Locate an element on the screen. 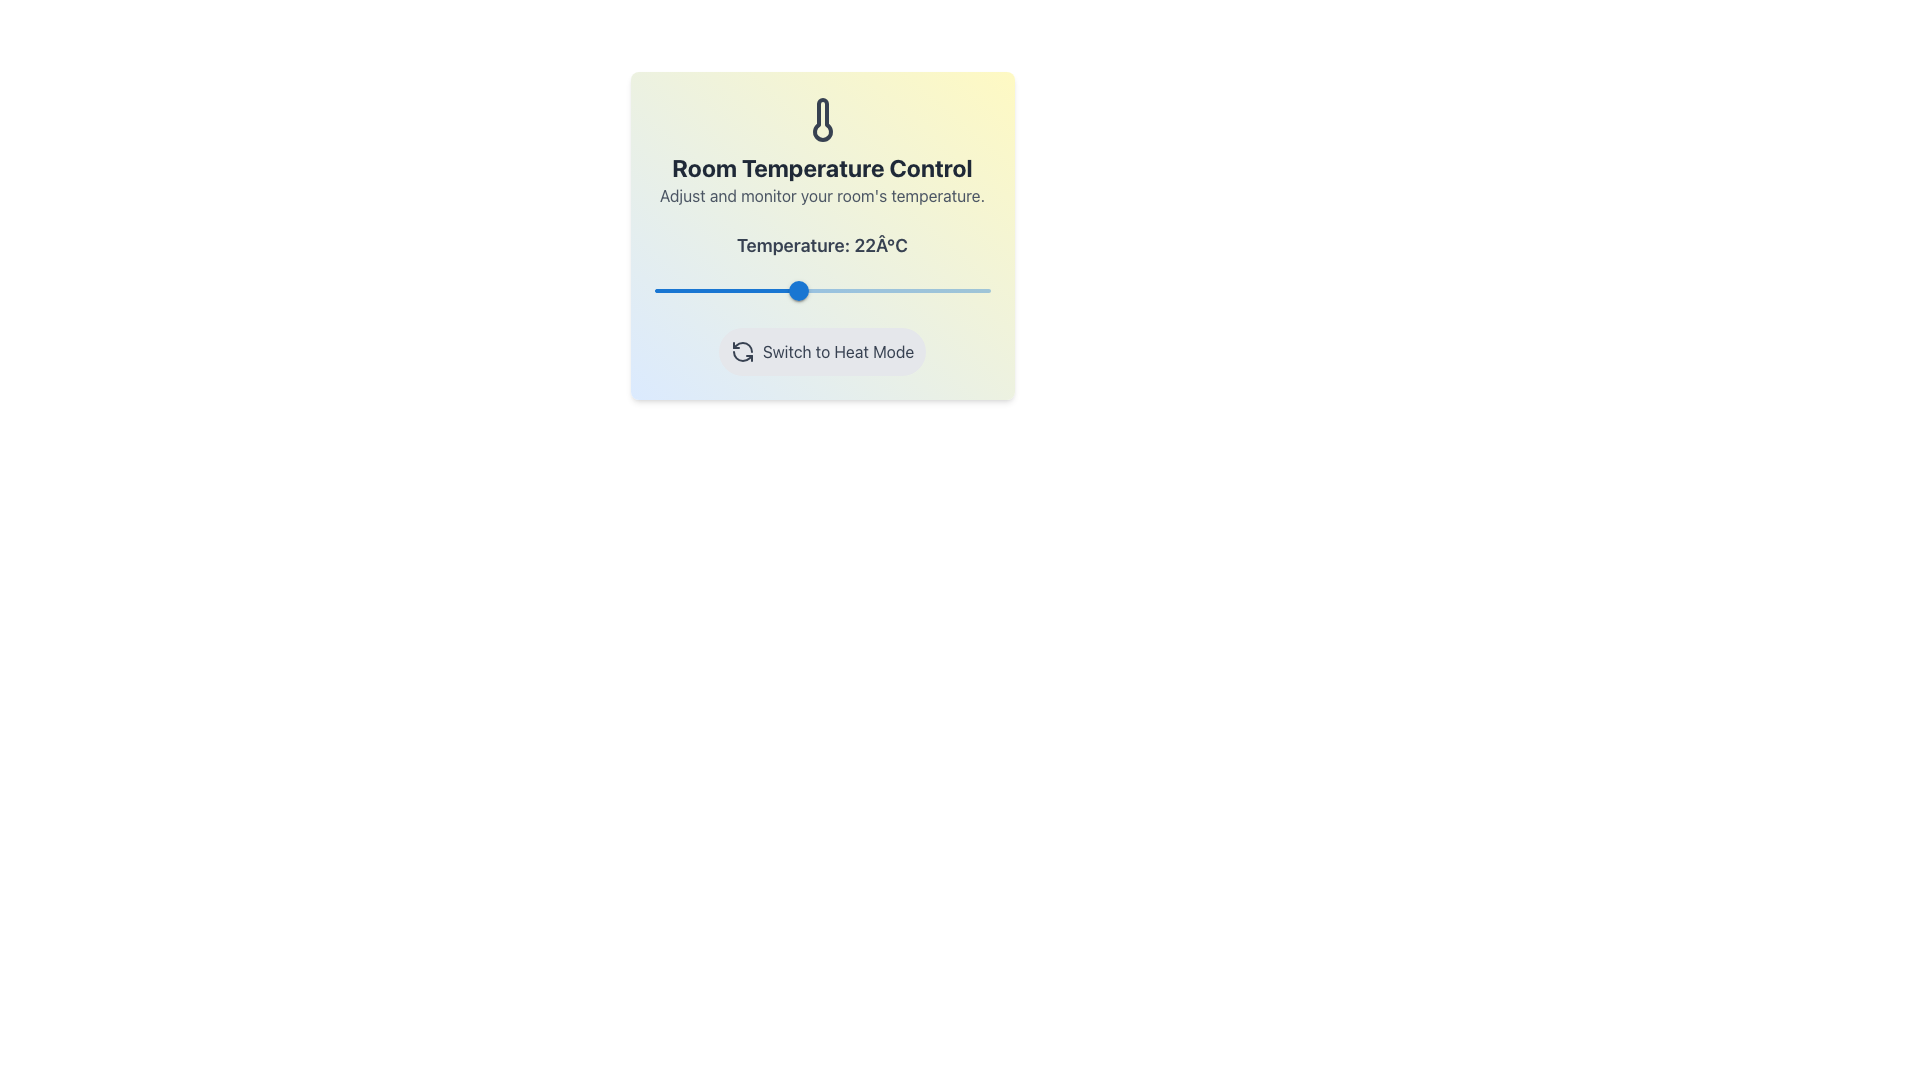 The width and height of the screenshot is (1920, 1080). the thermometer icon located at the top-center of the 'Room Temperature Control' card, positioned directly above the text heading is located at coordinates (822, 119).